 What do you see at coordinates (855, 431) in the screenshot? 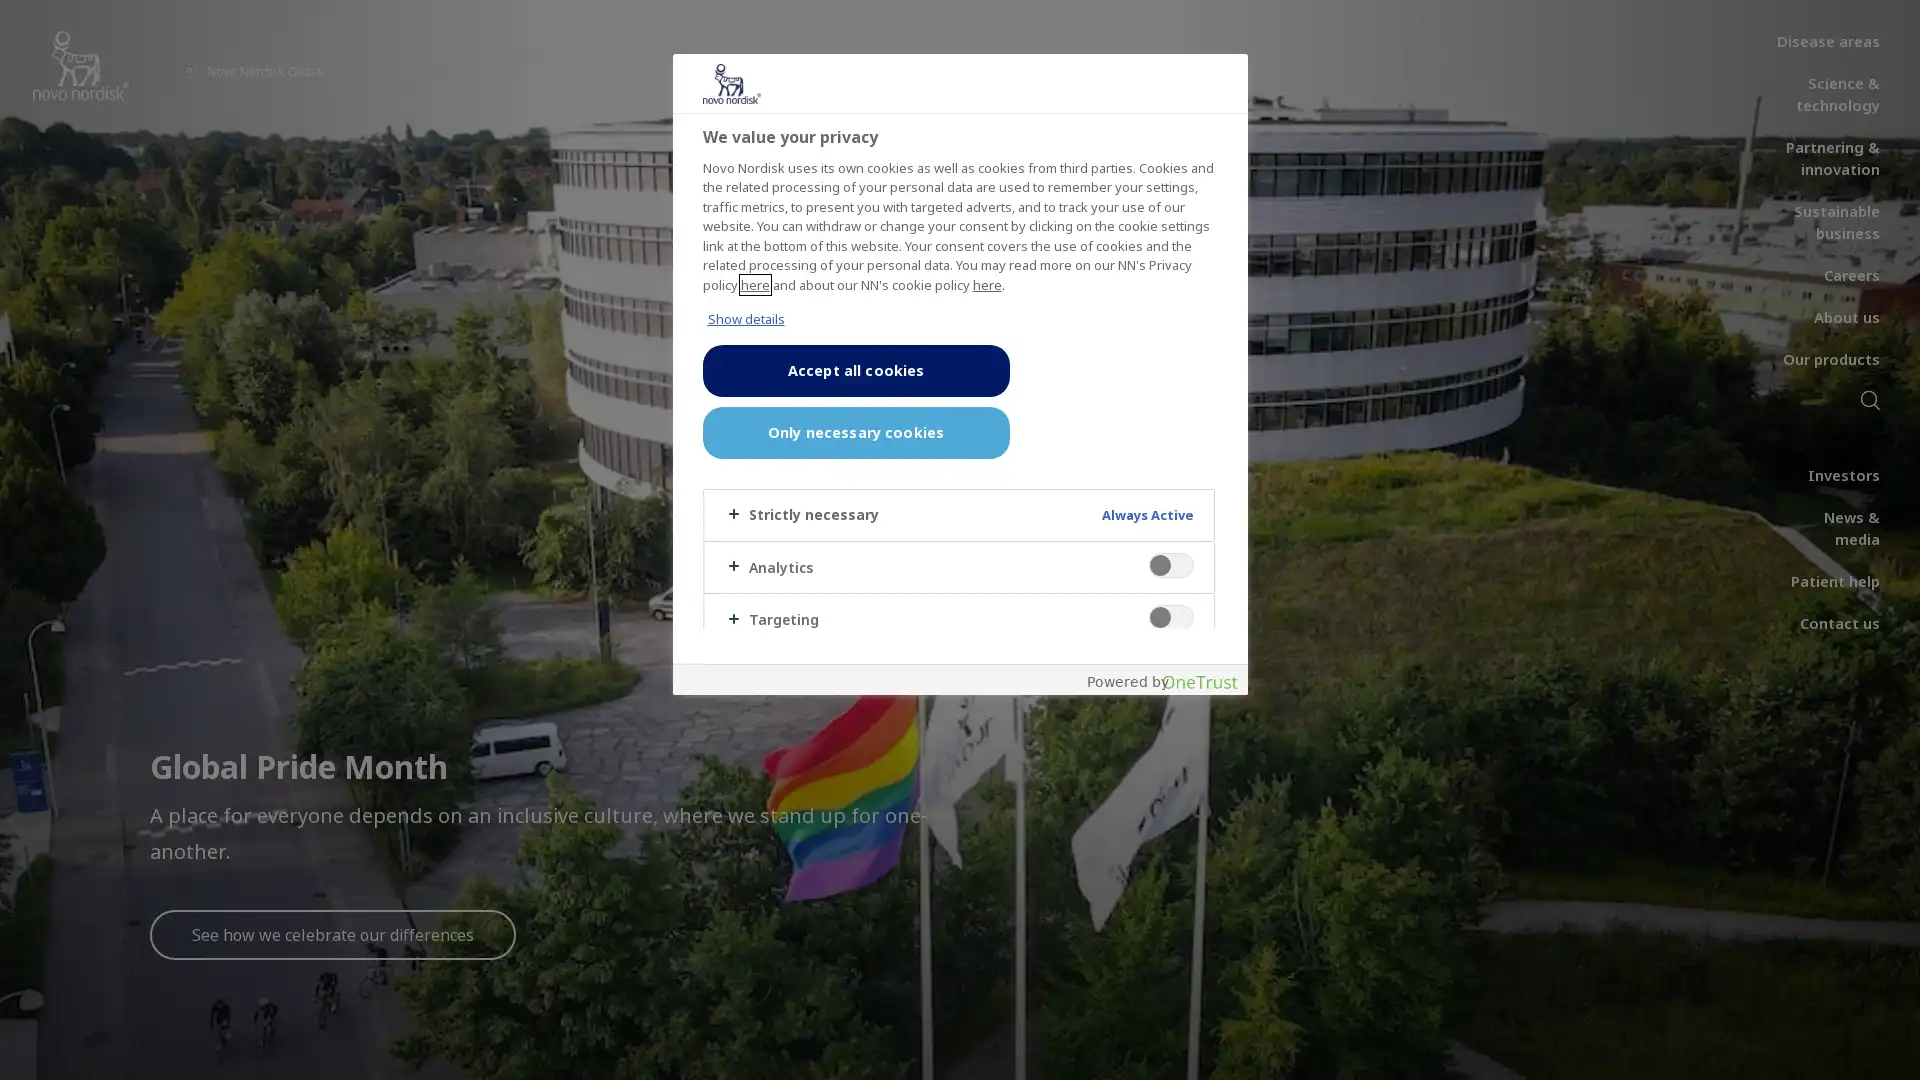
I see `Only necessary cookies` at bounding box center [855, 431].